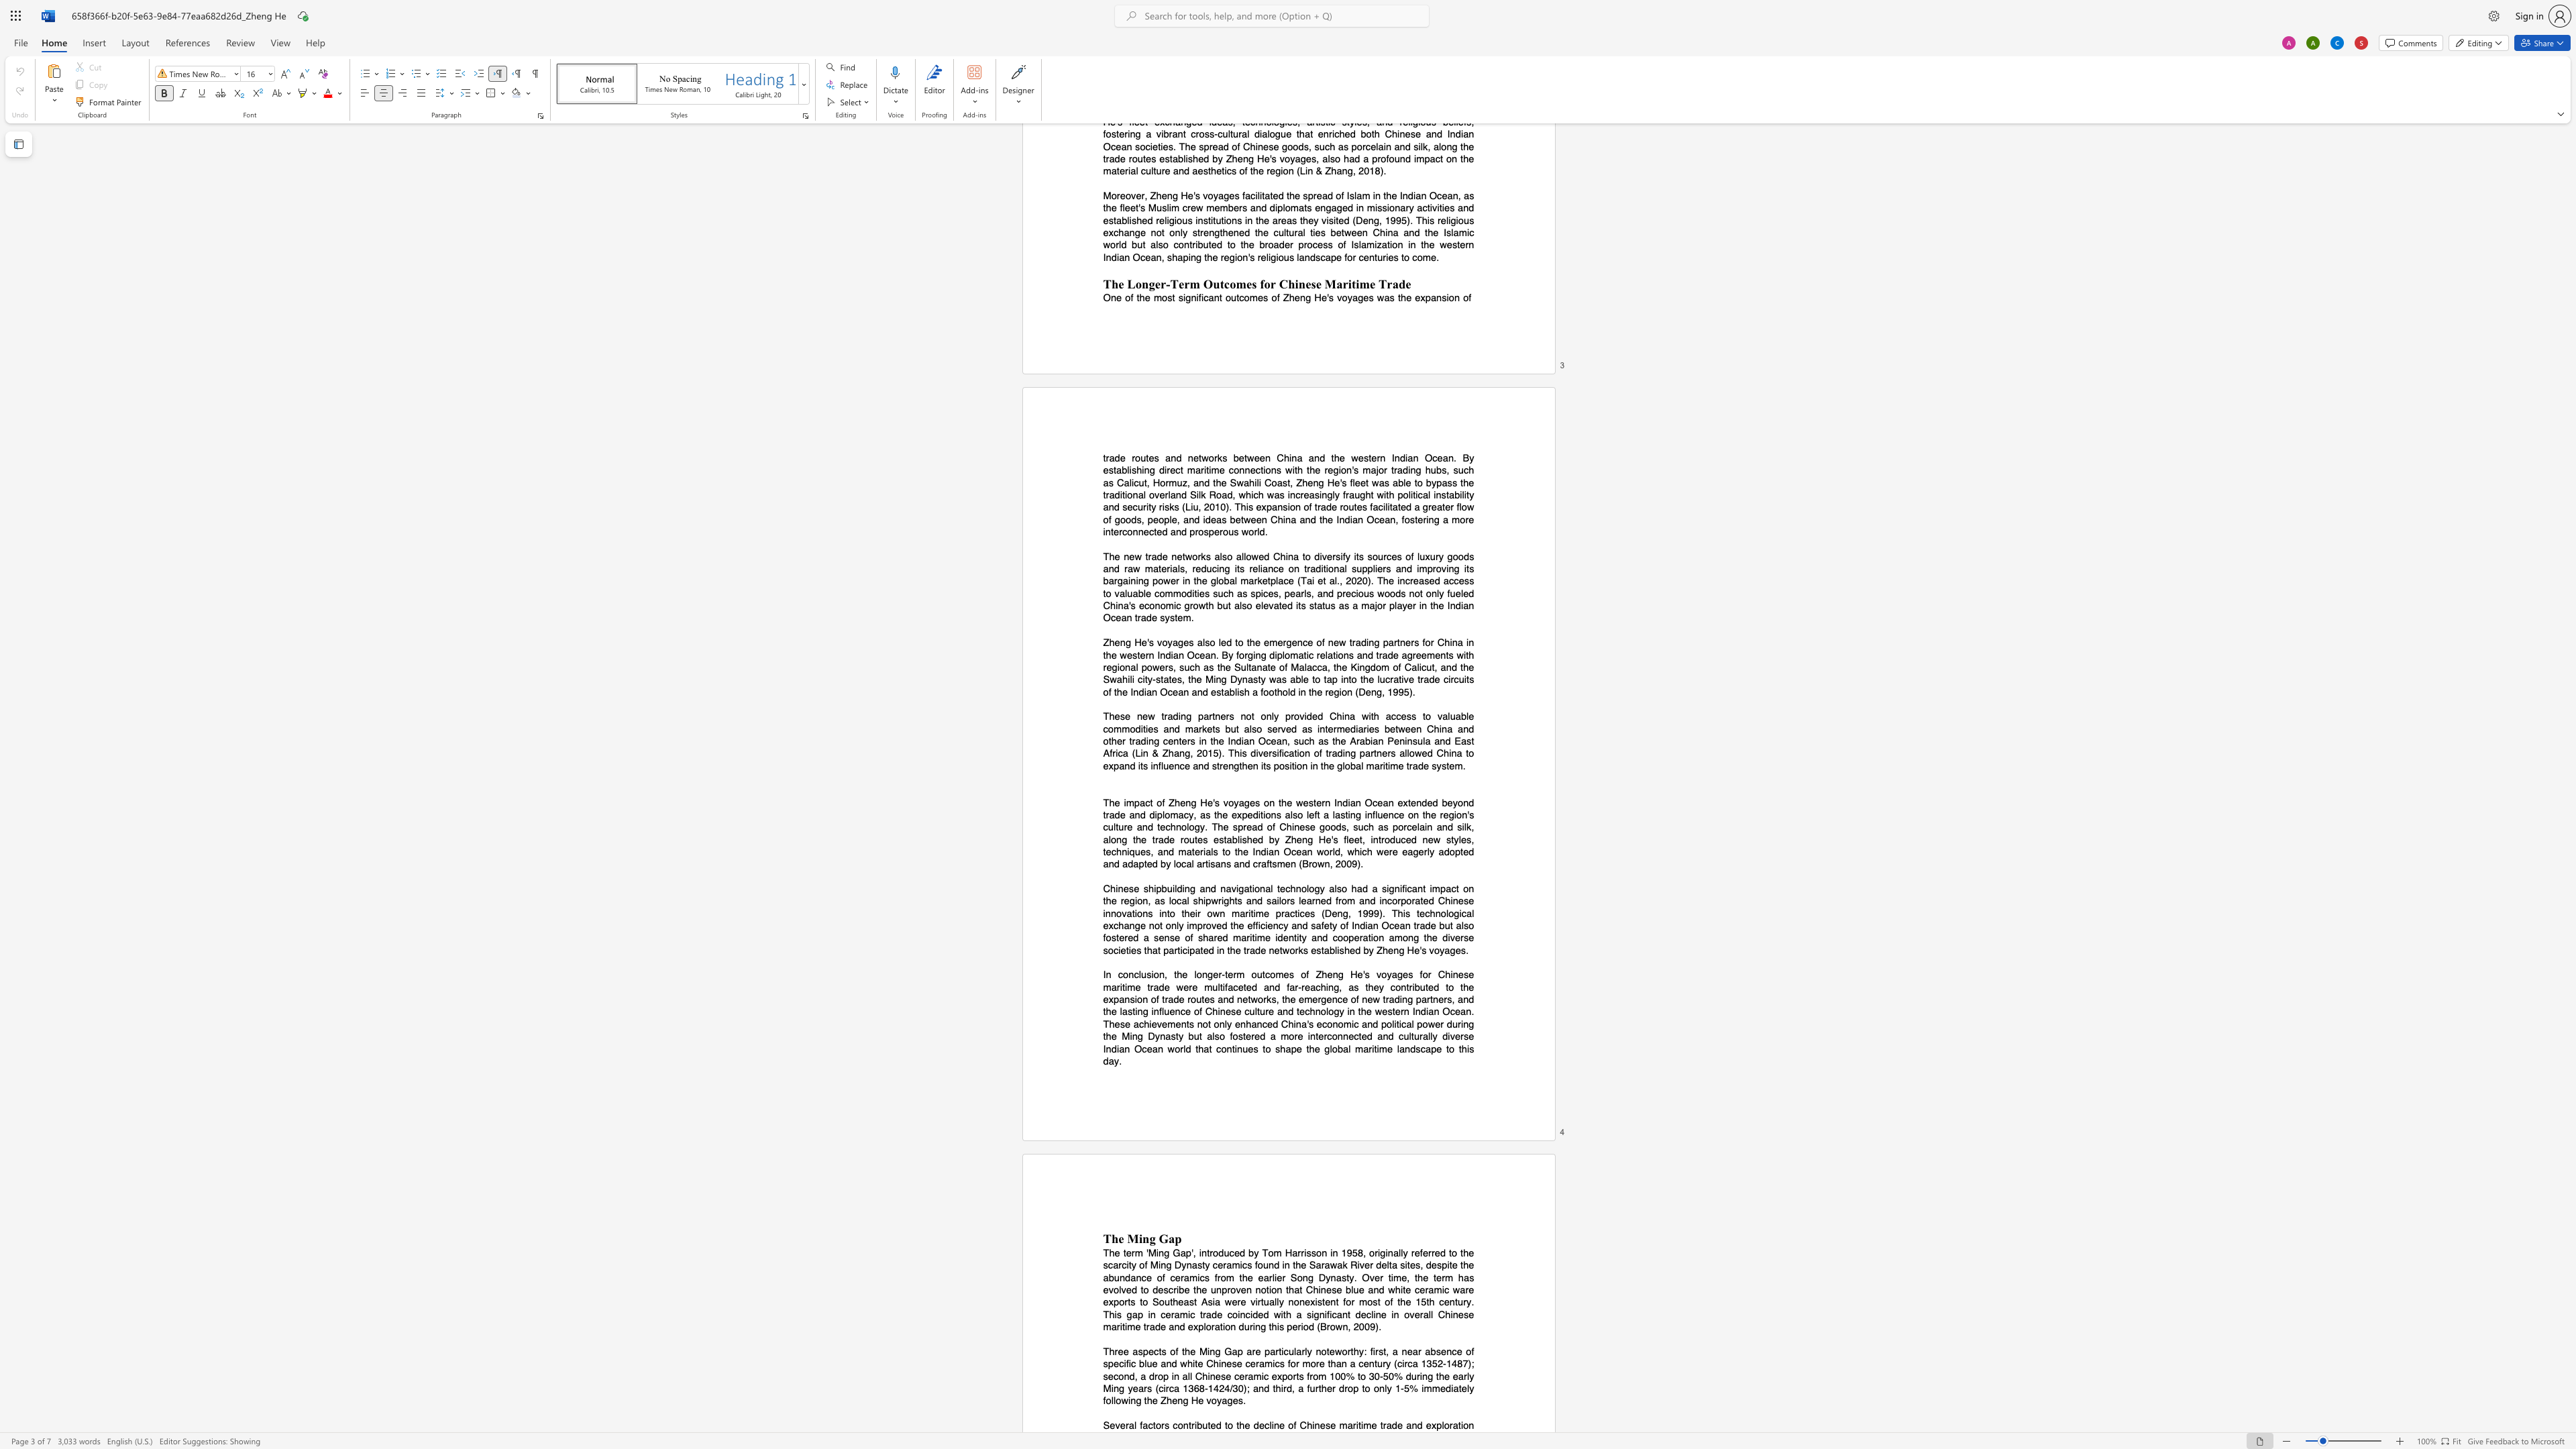  Describe the element at coordinates (1371, 802) in the screenshot. I see `the subset text "cean extended beyond trade and diplomacy, as the expeditions also left a lasting influence on the" within the text "The impact of Zheng He"` at that location.